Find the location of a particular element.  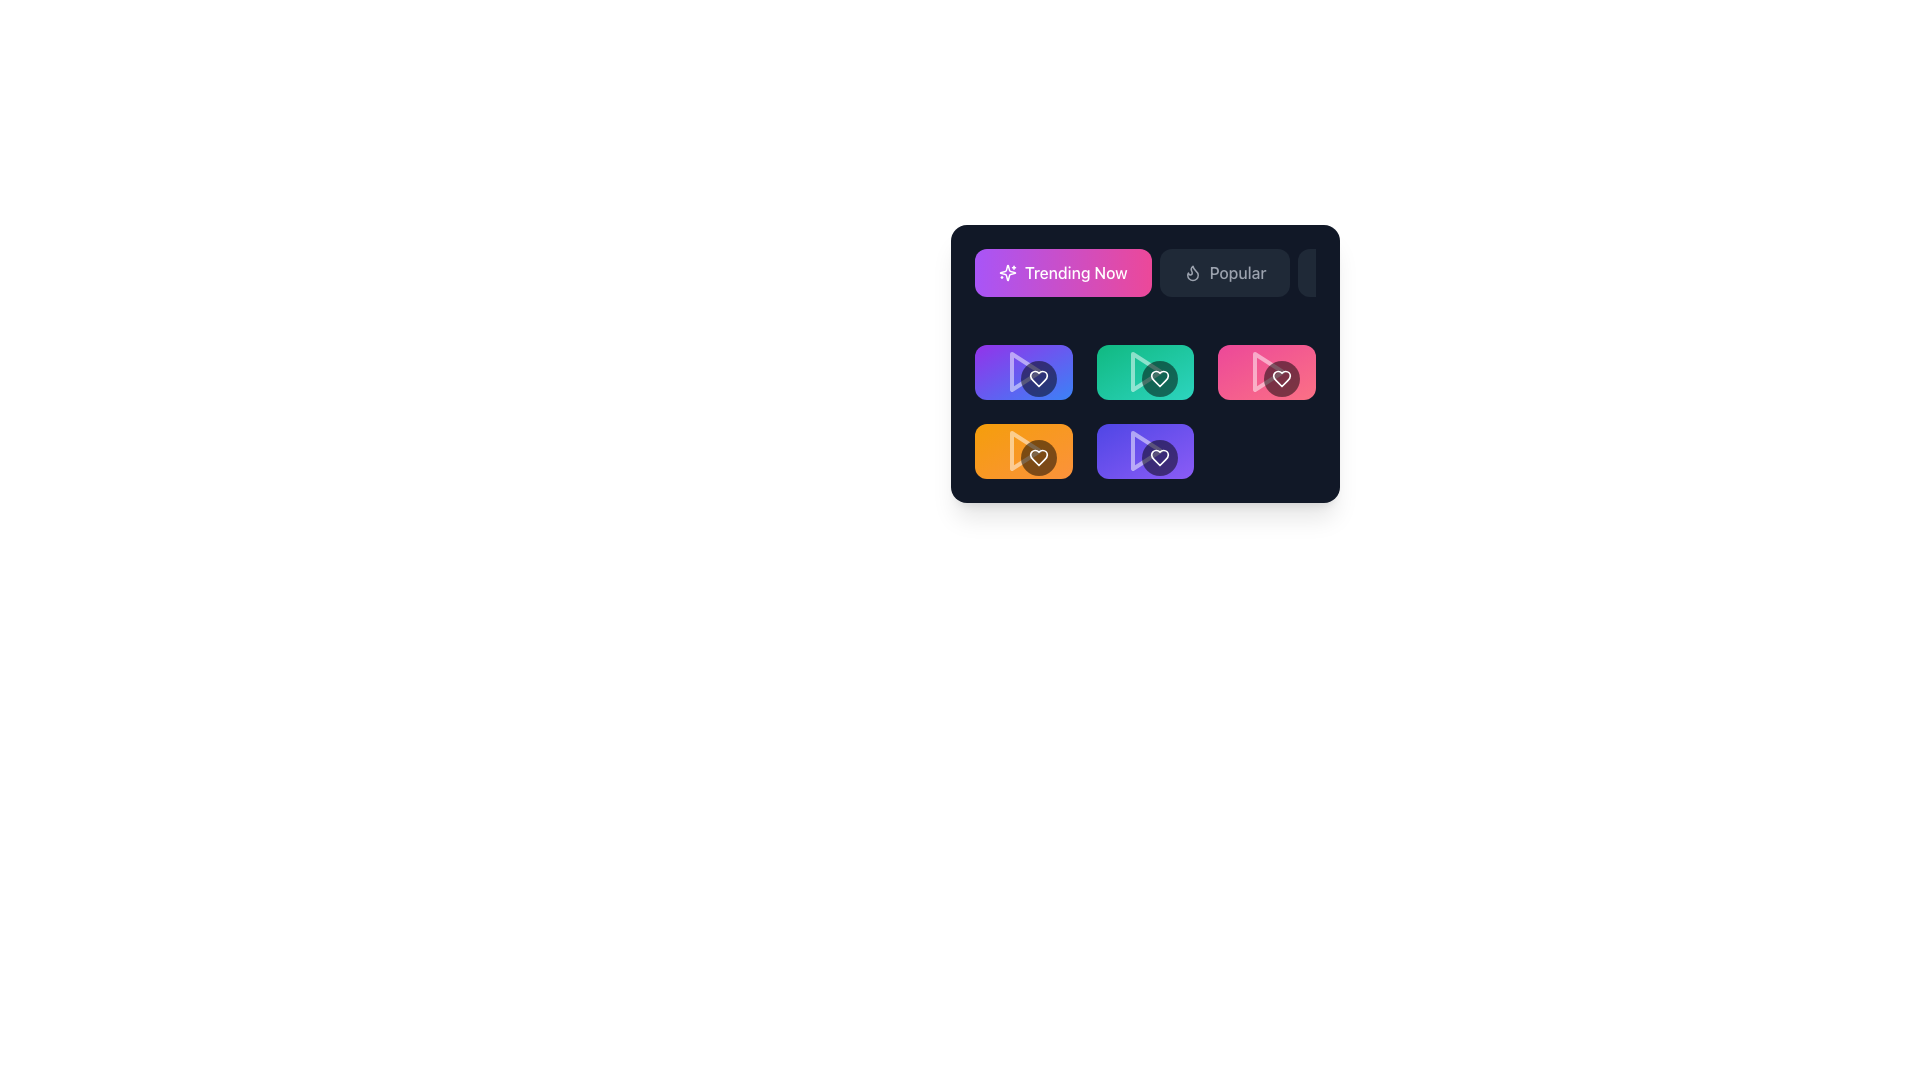

the Interactive media button located at the top-left of the grid under 'Trending Now' is located at coordinates (1023, 363).